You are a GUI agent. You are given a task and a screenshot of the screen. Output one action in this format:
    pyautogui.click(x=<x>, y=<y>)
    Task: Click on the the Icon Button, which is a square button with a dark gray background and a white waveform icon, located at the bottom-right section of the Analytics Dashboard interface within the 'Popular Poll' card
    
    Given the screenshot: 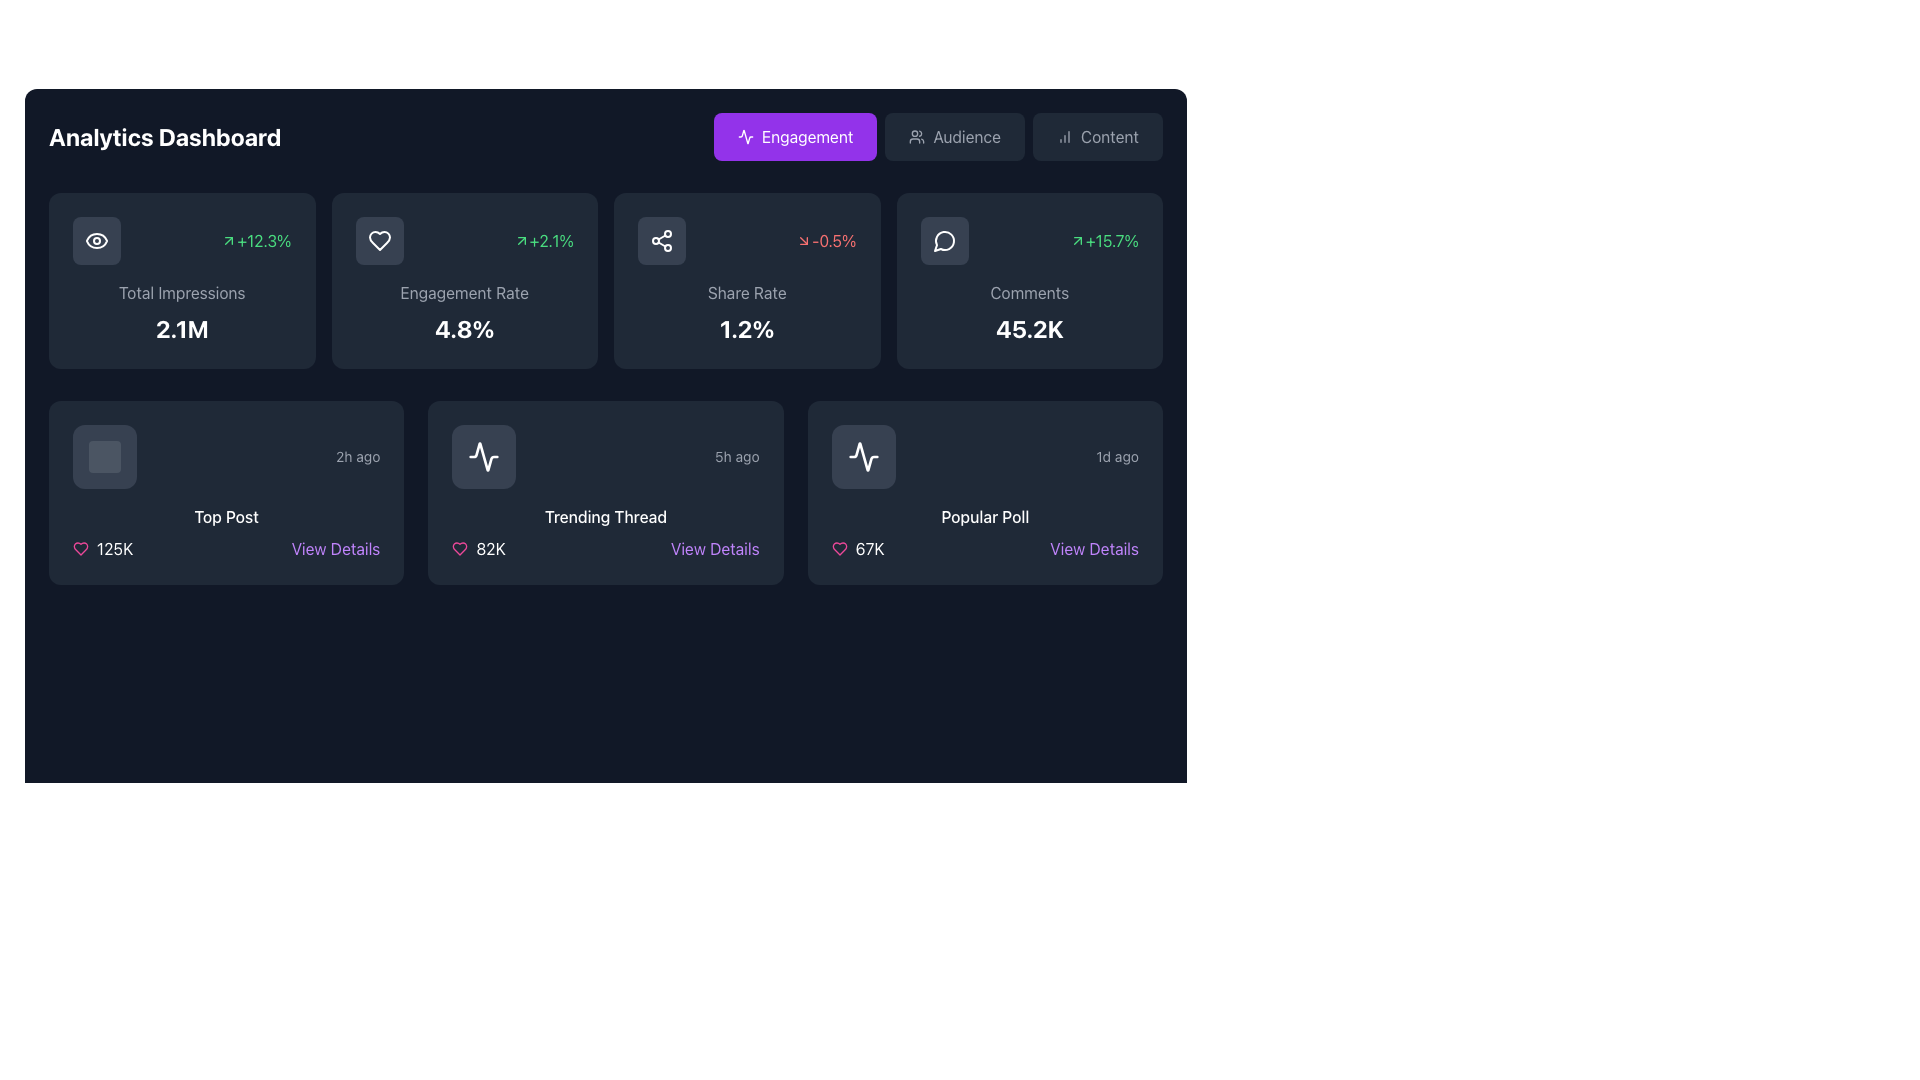 What is the action you would take?
    pyautogui.click(x=863, y=456)
    